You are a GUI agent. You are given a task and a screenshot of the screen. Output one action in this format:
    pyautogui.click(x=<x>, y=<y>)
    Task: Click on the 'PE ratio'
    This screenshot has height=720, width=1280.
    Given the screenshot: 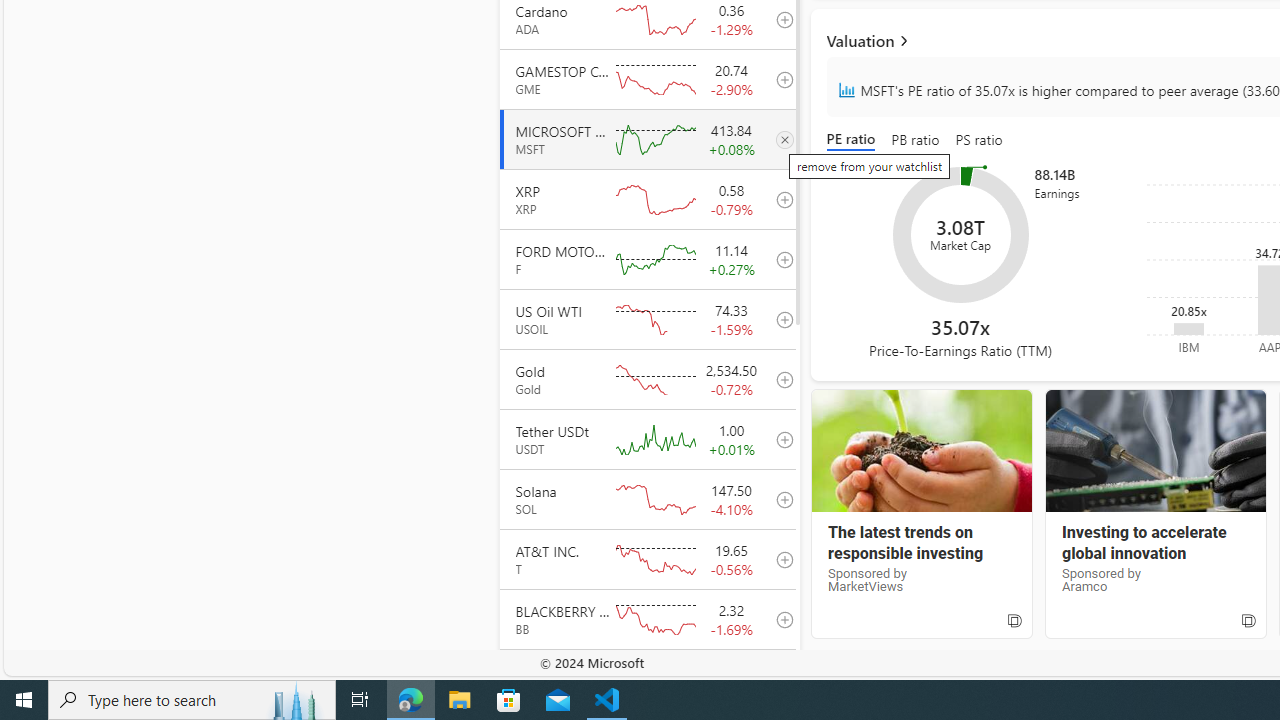 What is the action you would take?
    pyautogui.click(x=855, y=140)
    